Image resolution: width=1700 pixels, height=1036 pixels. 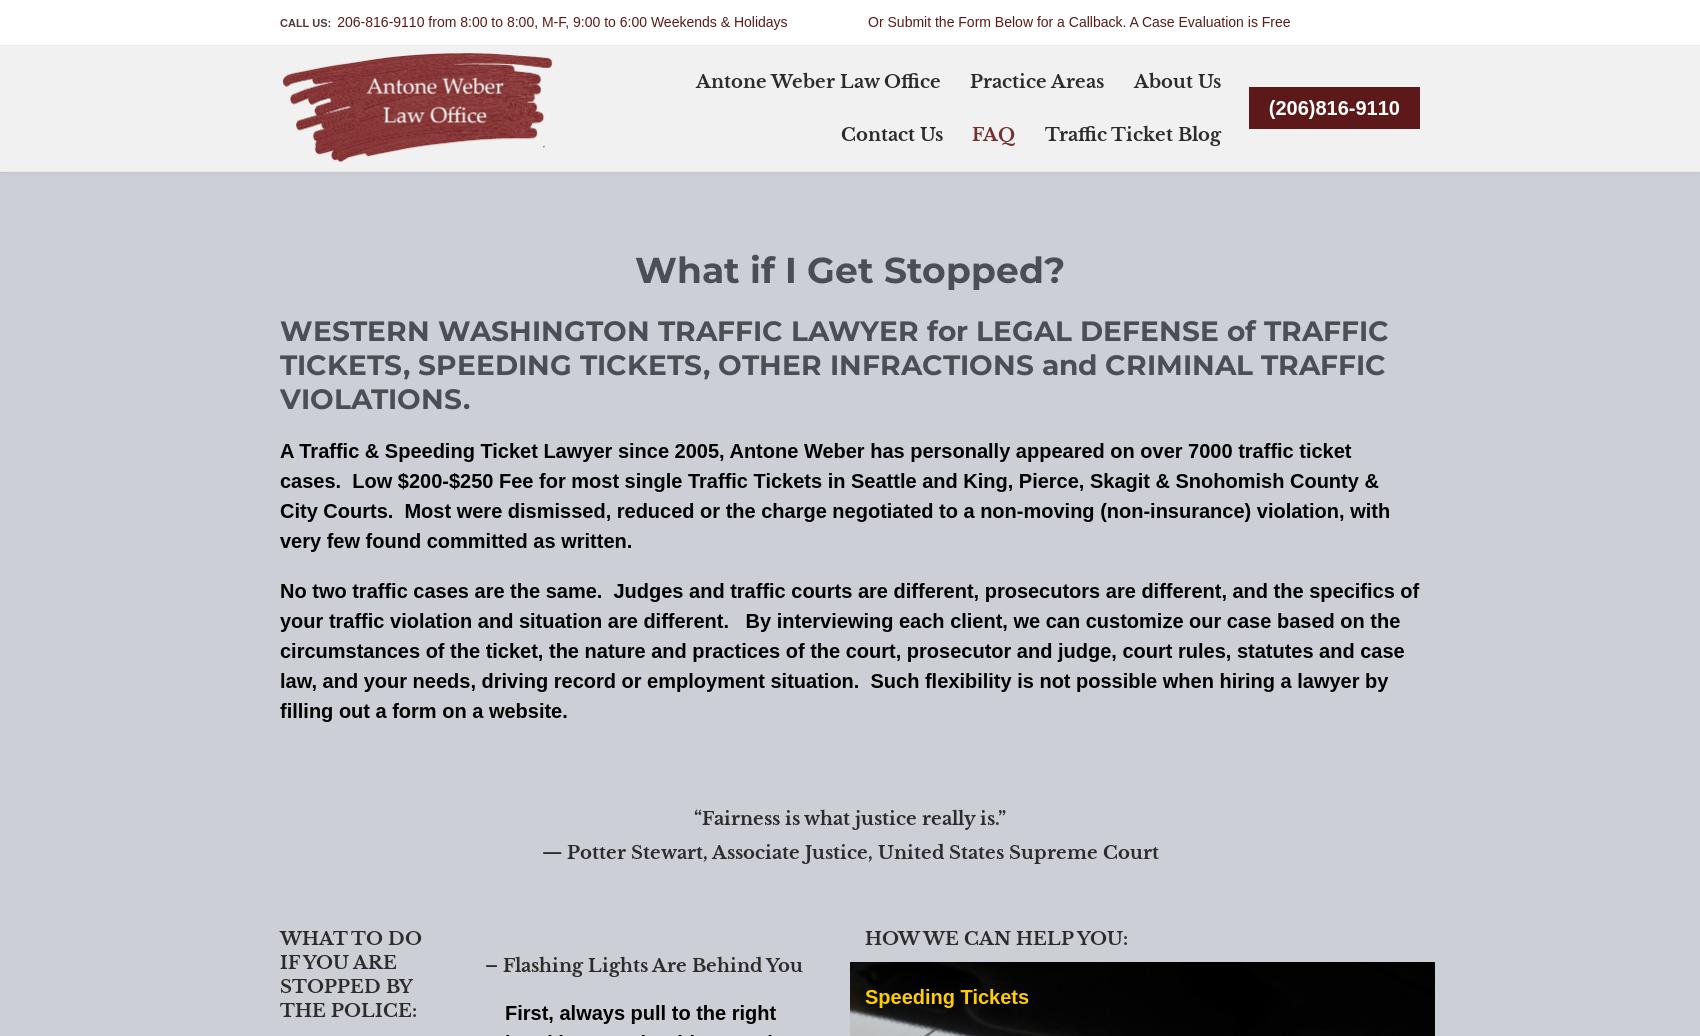 What do you see at coordinates (1175, 81) in the screenshot?
I see `'About Us'` at bounding box center [1175, 81].